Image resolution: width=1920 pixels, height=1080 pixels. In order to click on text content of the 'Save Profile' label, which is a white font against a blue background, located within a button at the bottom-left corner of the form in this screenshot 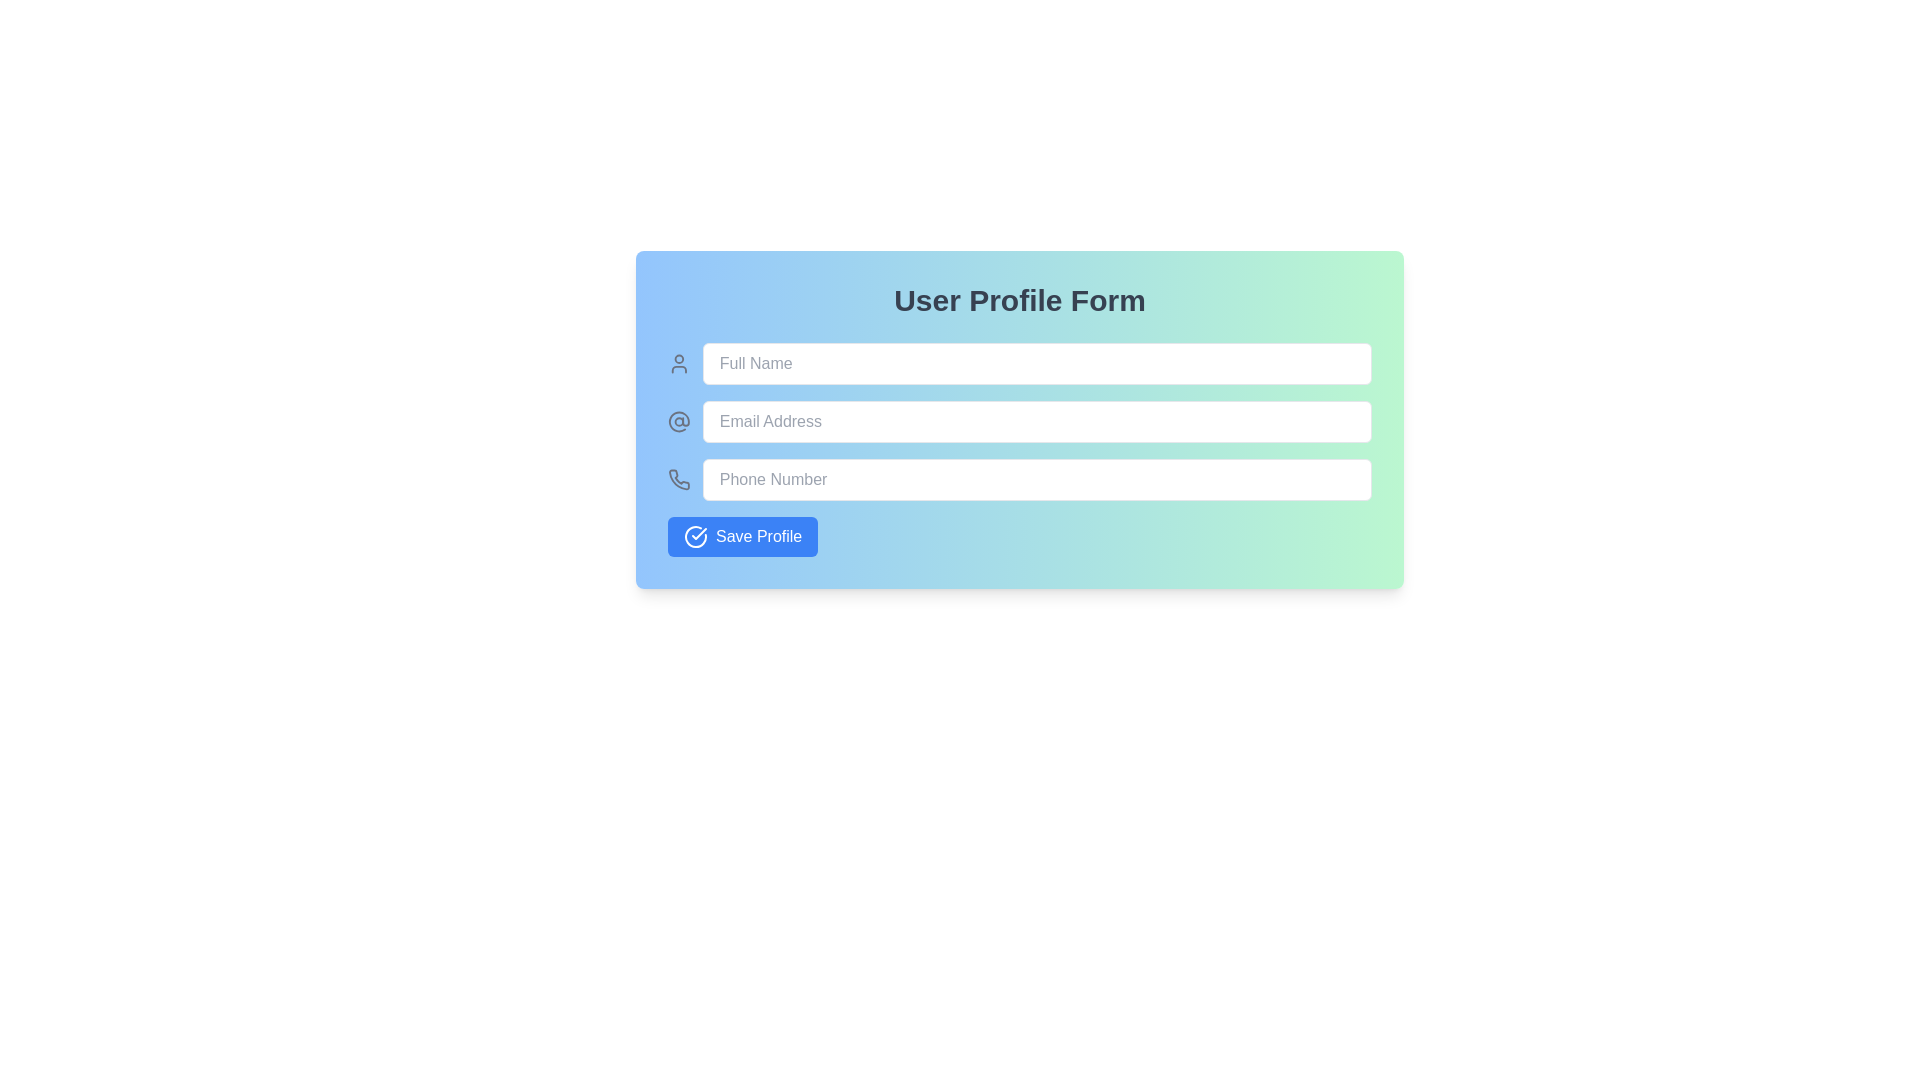, I will do `click(758, 535)`.